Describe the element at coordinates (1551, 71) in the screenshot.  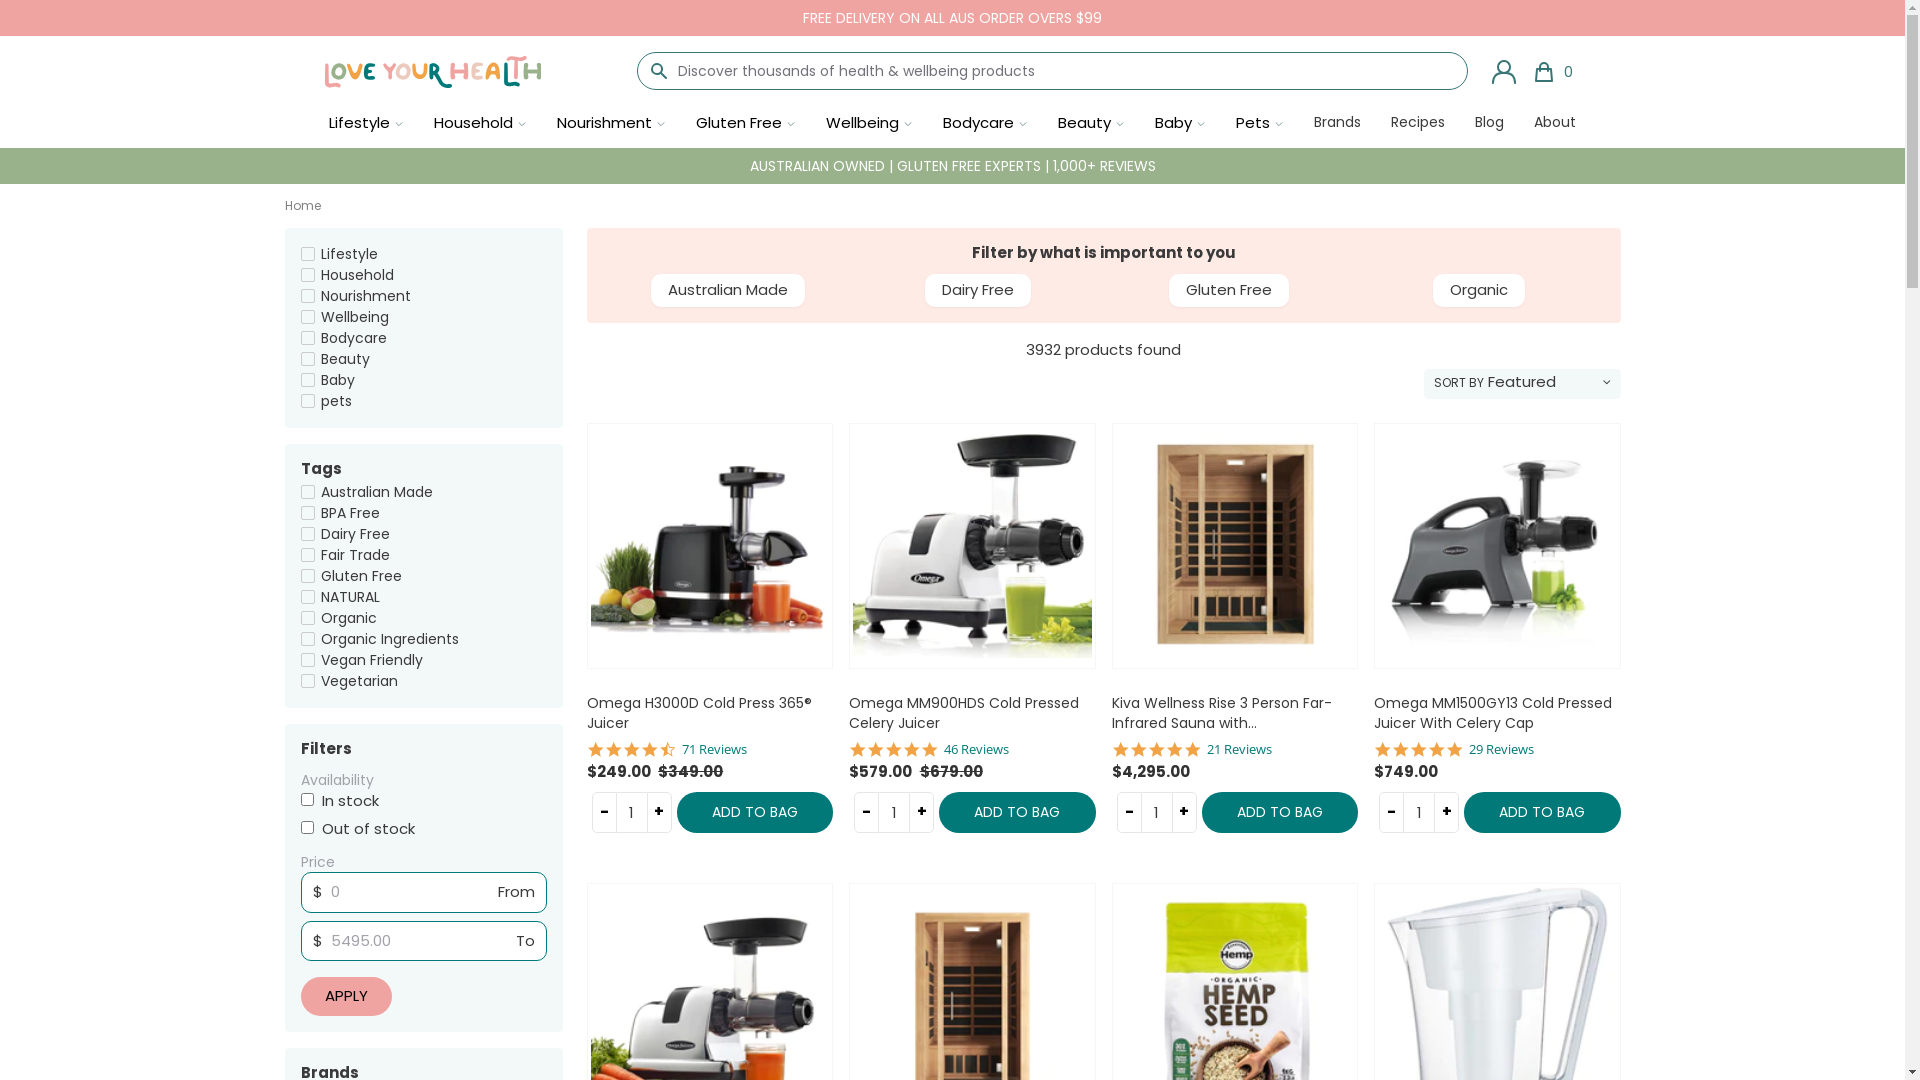
I see `'0` at that location.